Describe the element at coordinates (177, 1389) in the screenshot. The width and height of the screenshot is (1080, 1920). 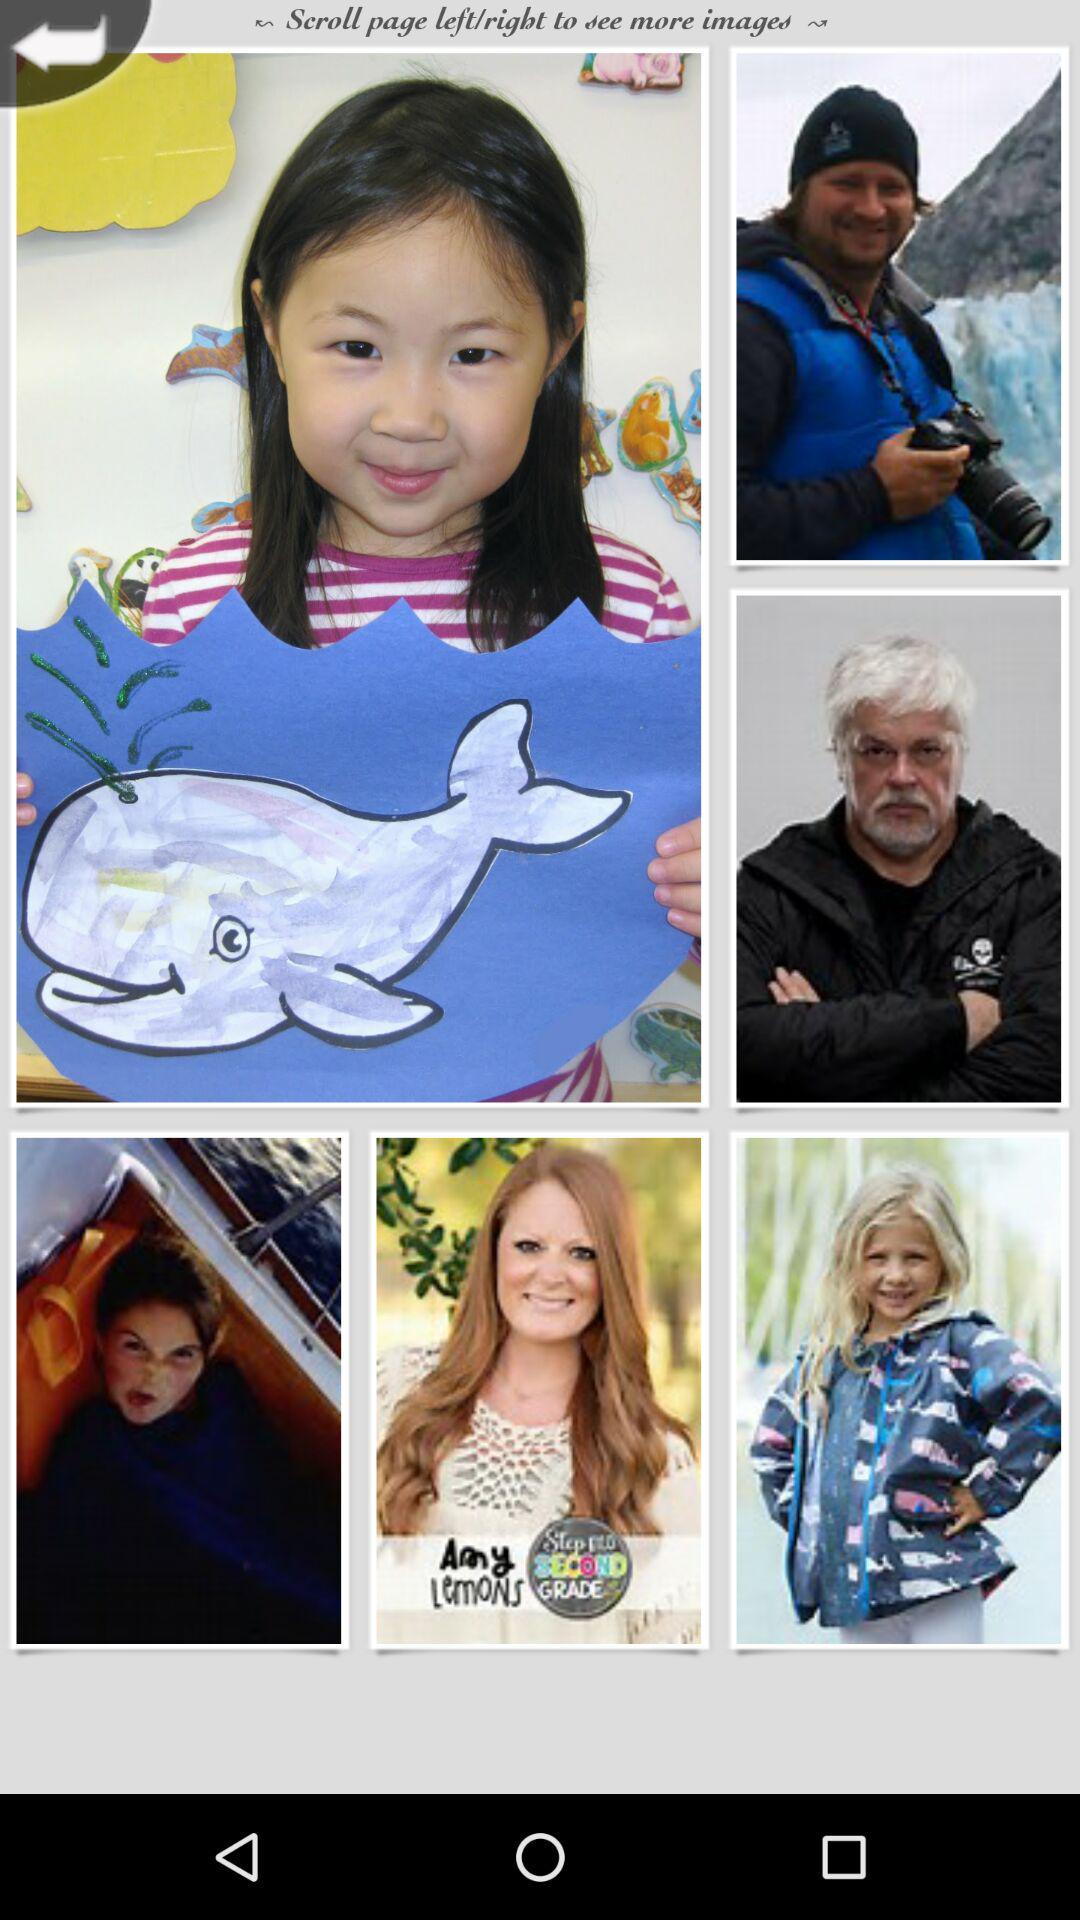
I see `increase photo` at that location.